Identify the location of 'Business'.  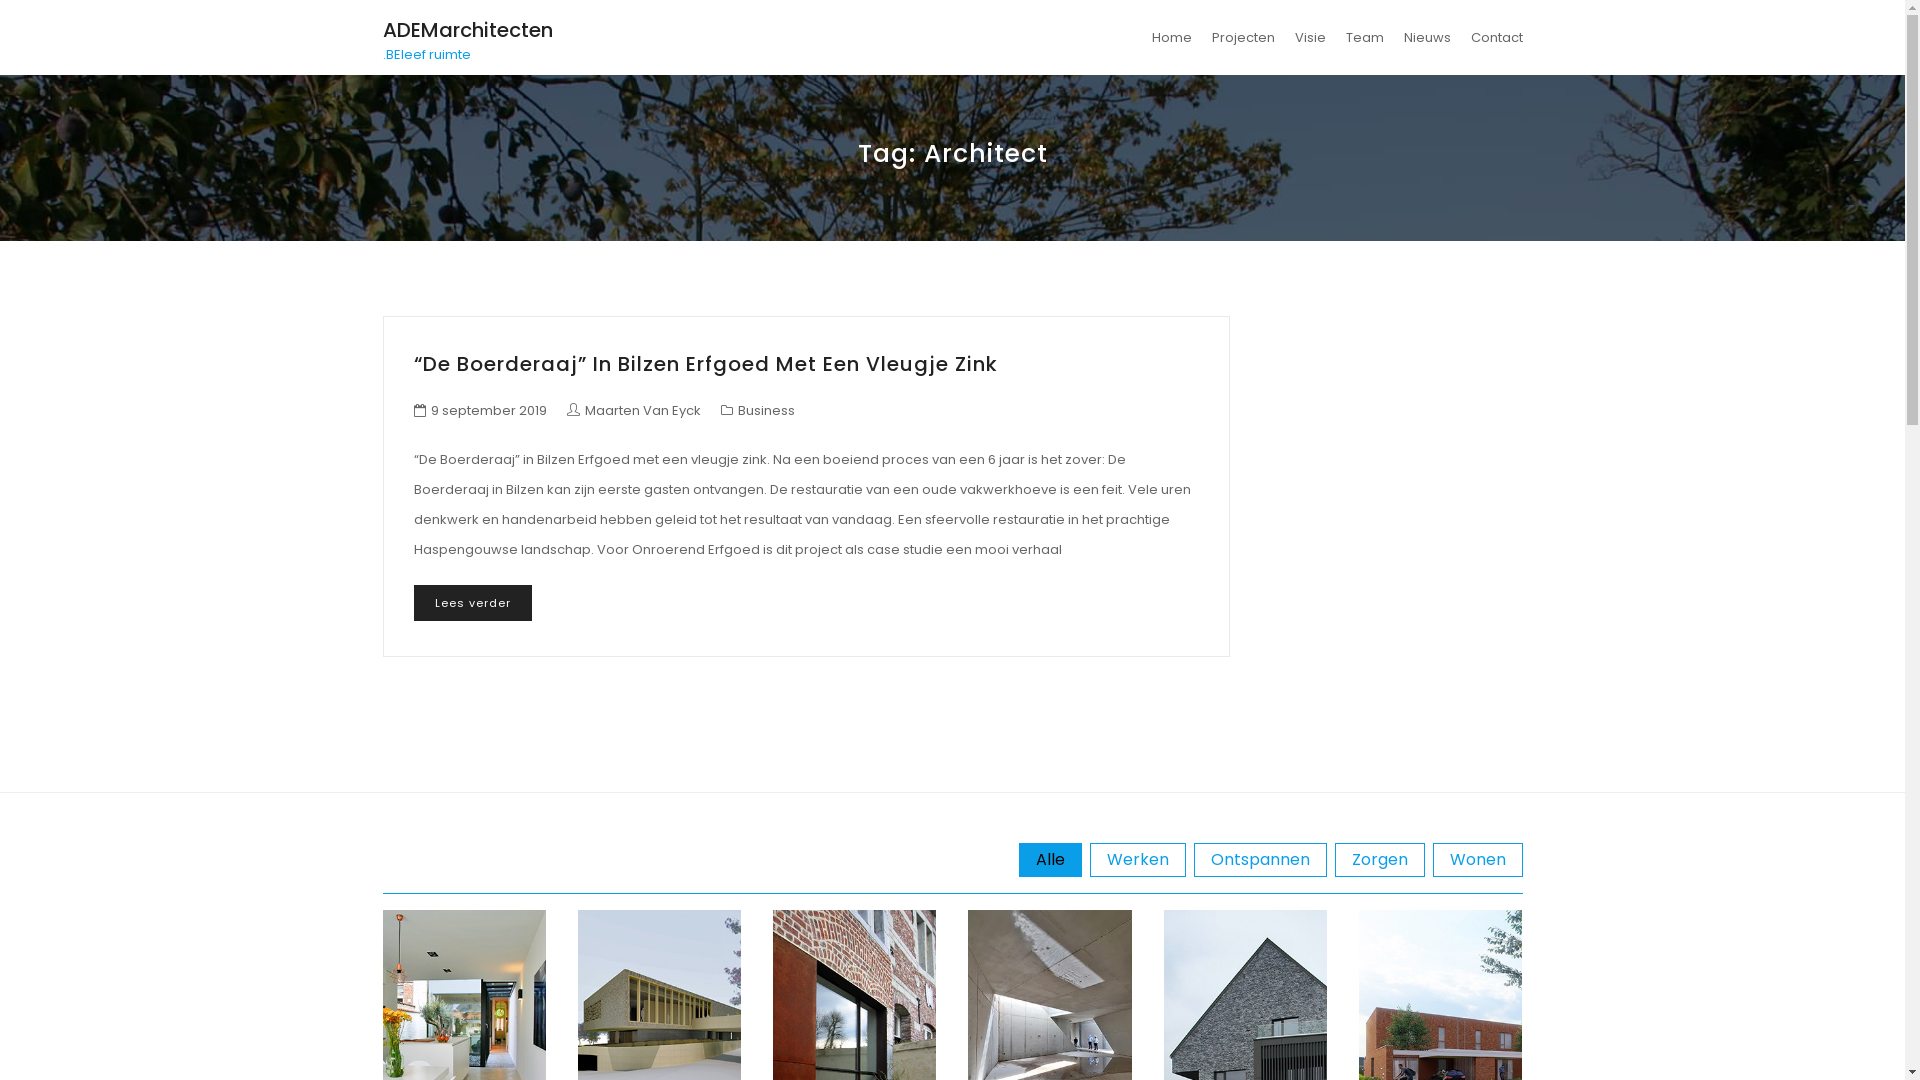
(765, 409).